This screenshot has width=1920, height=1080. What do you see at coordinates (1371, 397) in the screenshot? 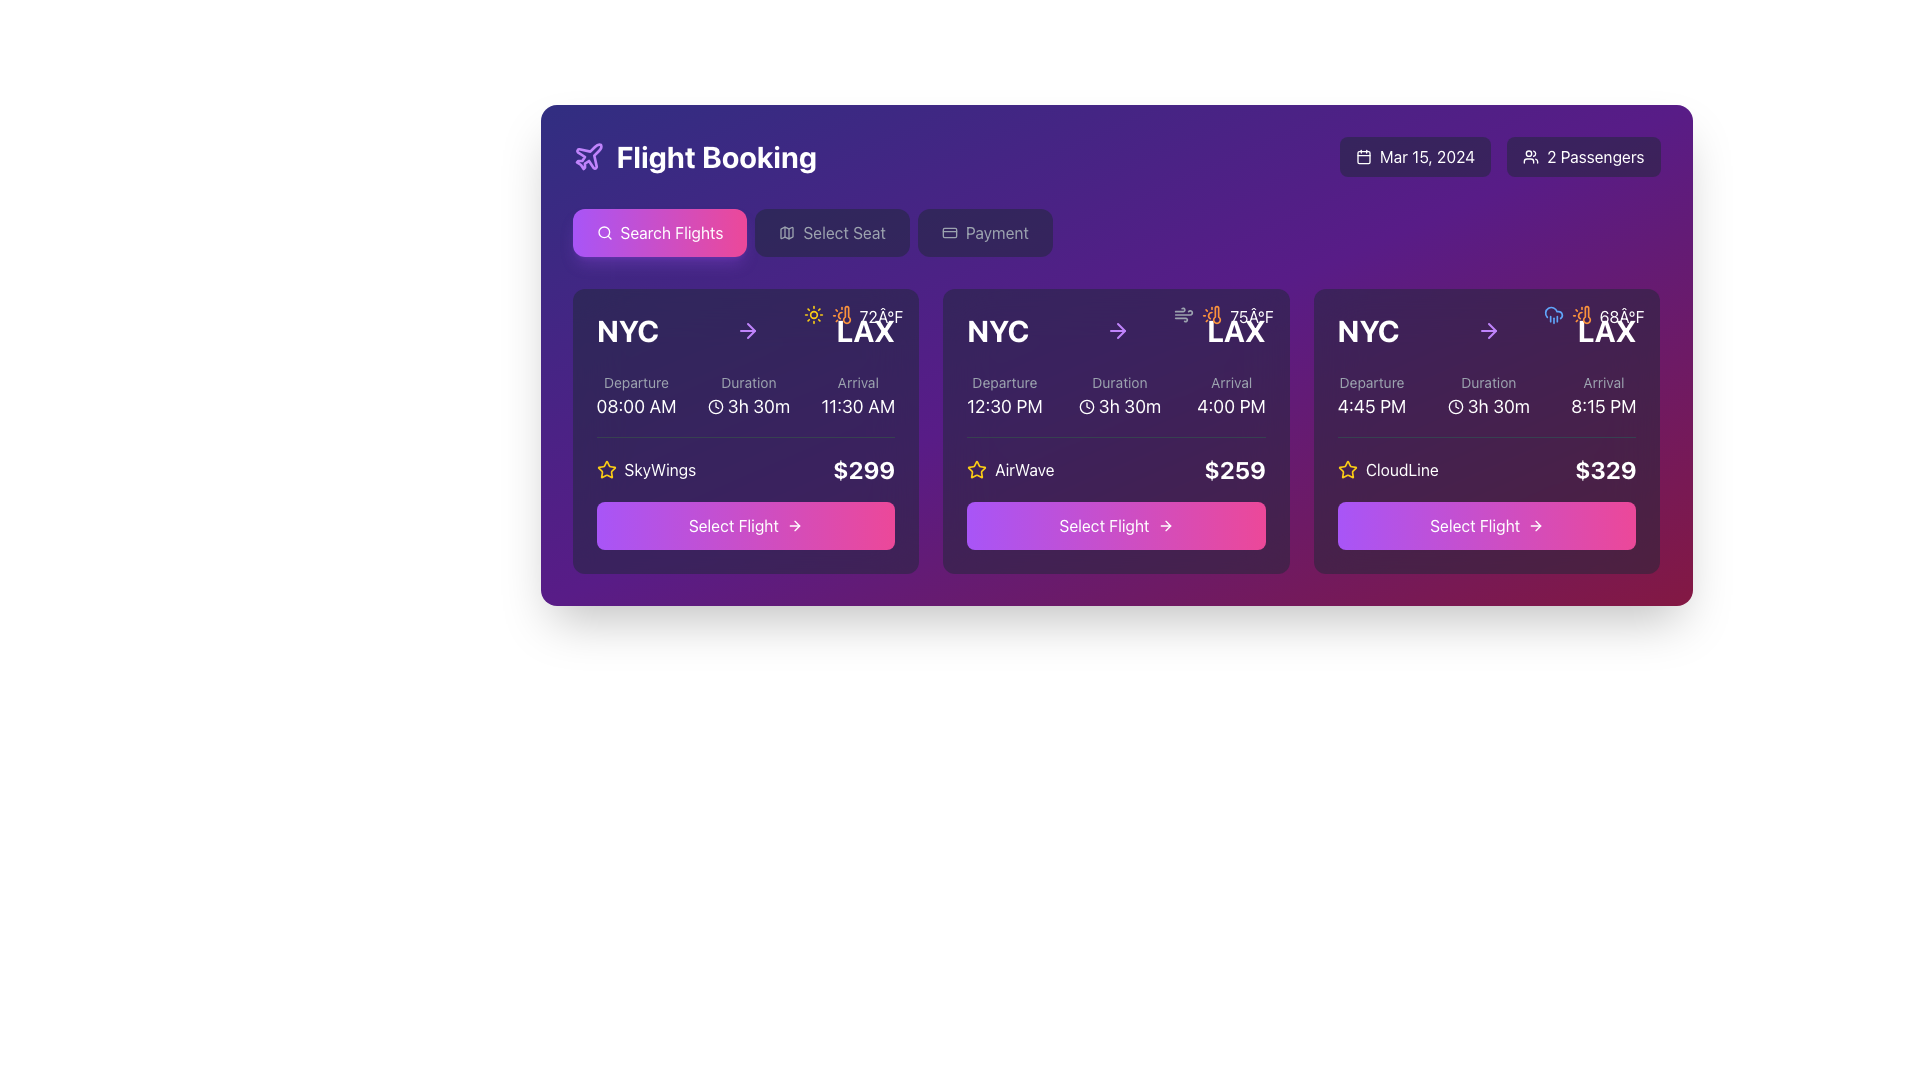
I see `departure time text '4:45 PM' from the text-based display component located in the third flight card's departure information section` at bounding box center [1371, 397].